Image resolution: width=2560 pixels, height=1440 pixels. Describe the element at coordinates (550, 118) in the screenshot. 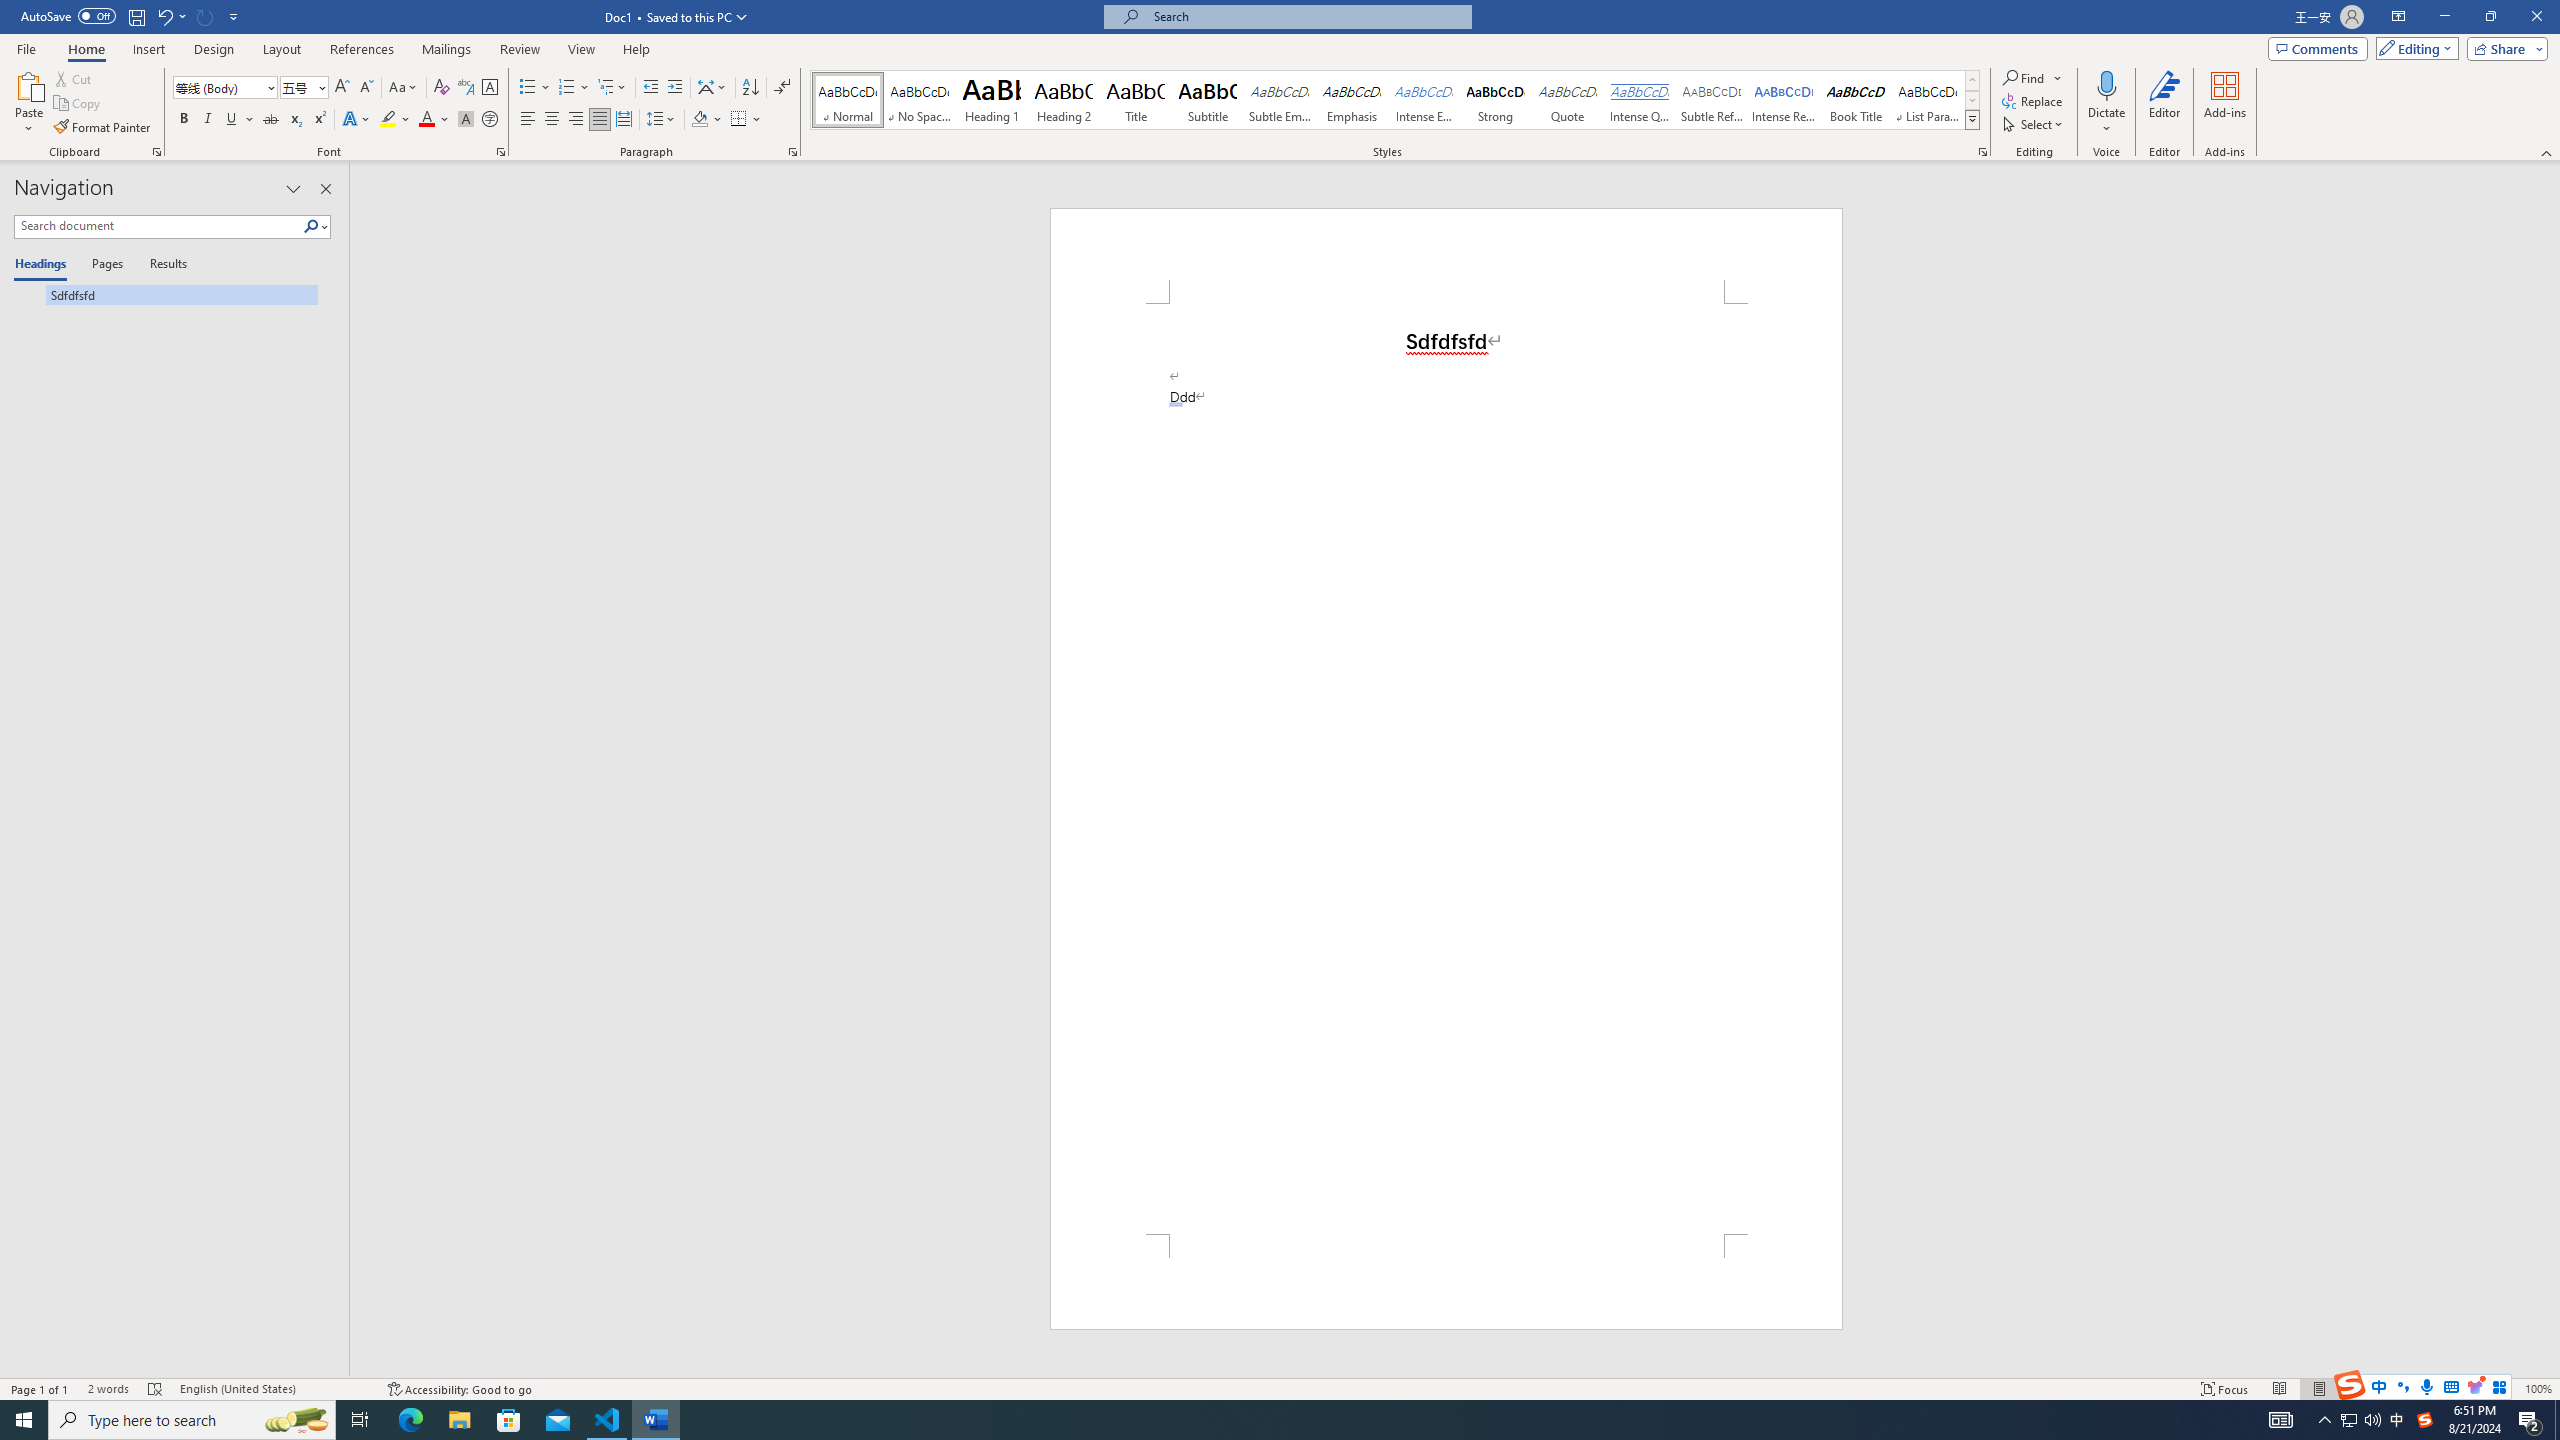

I see `'Center'` at that location.